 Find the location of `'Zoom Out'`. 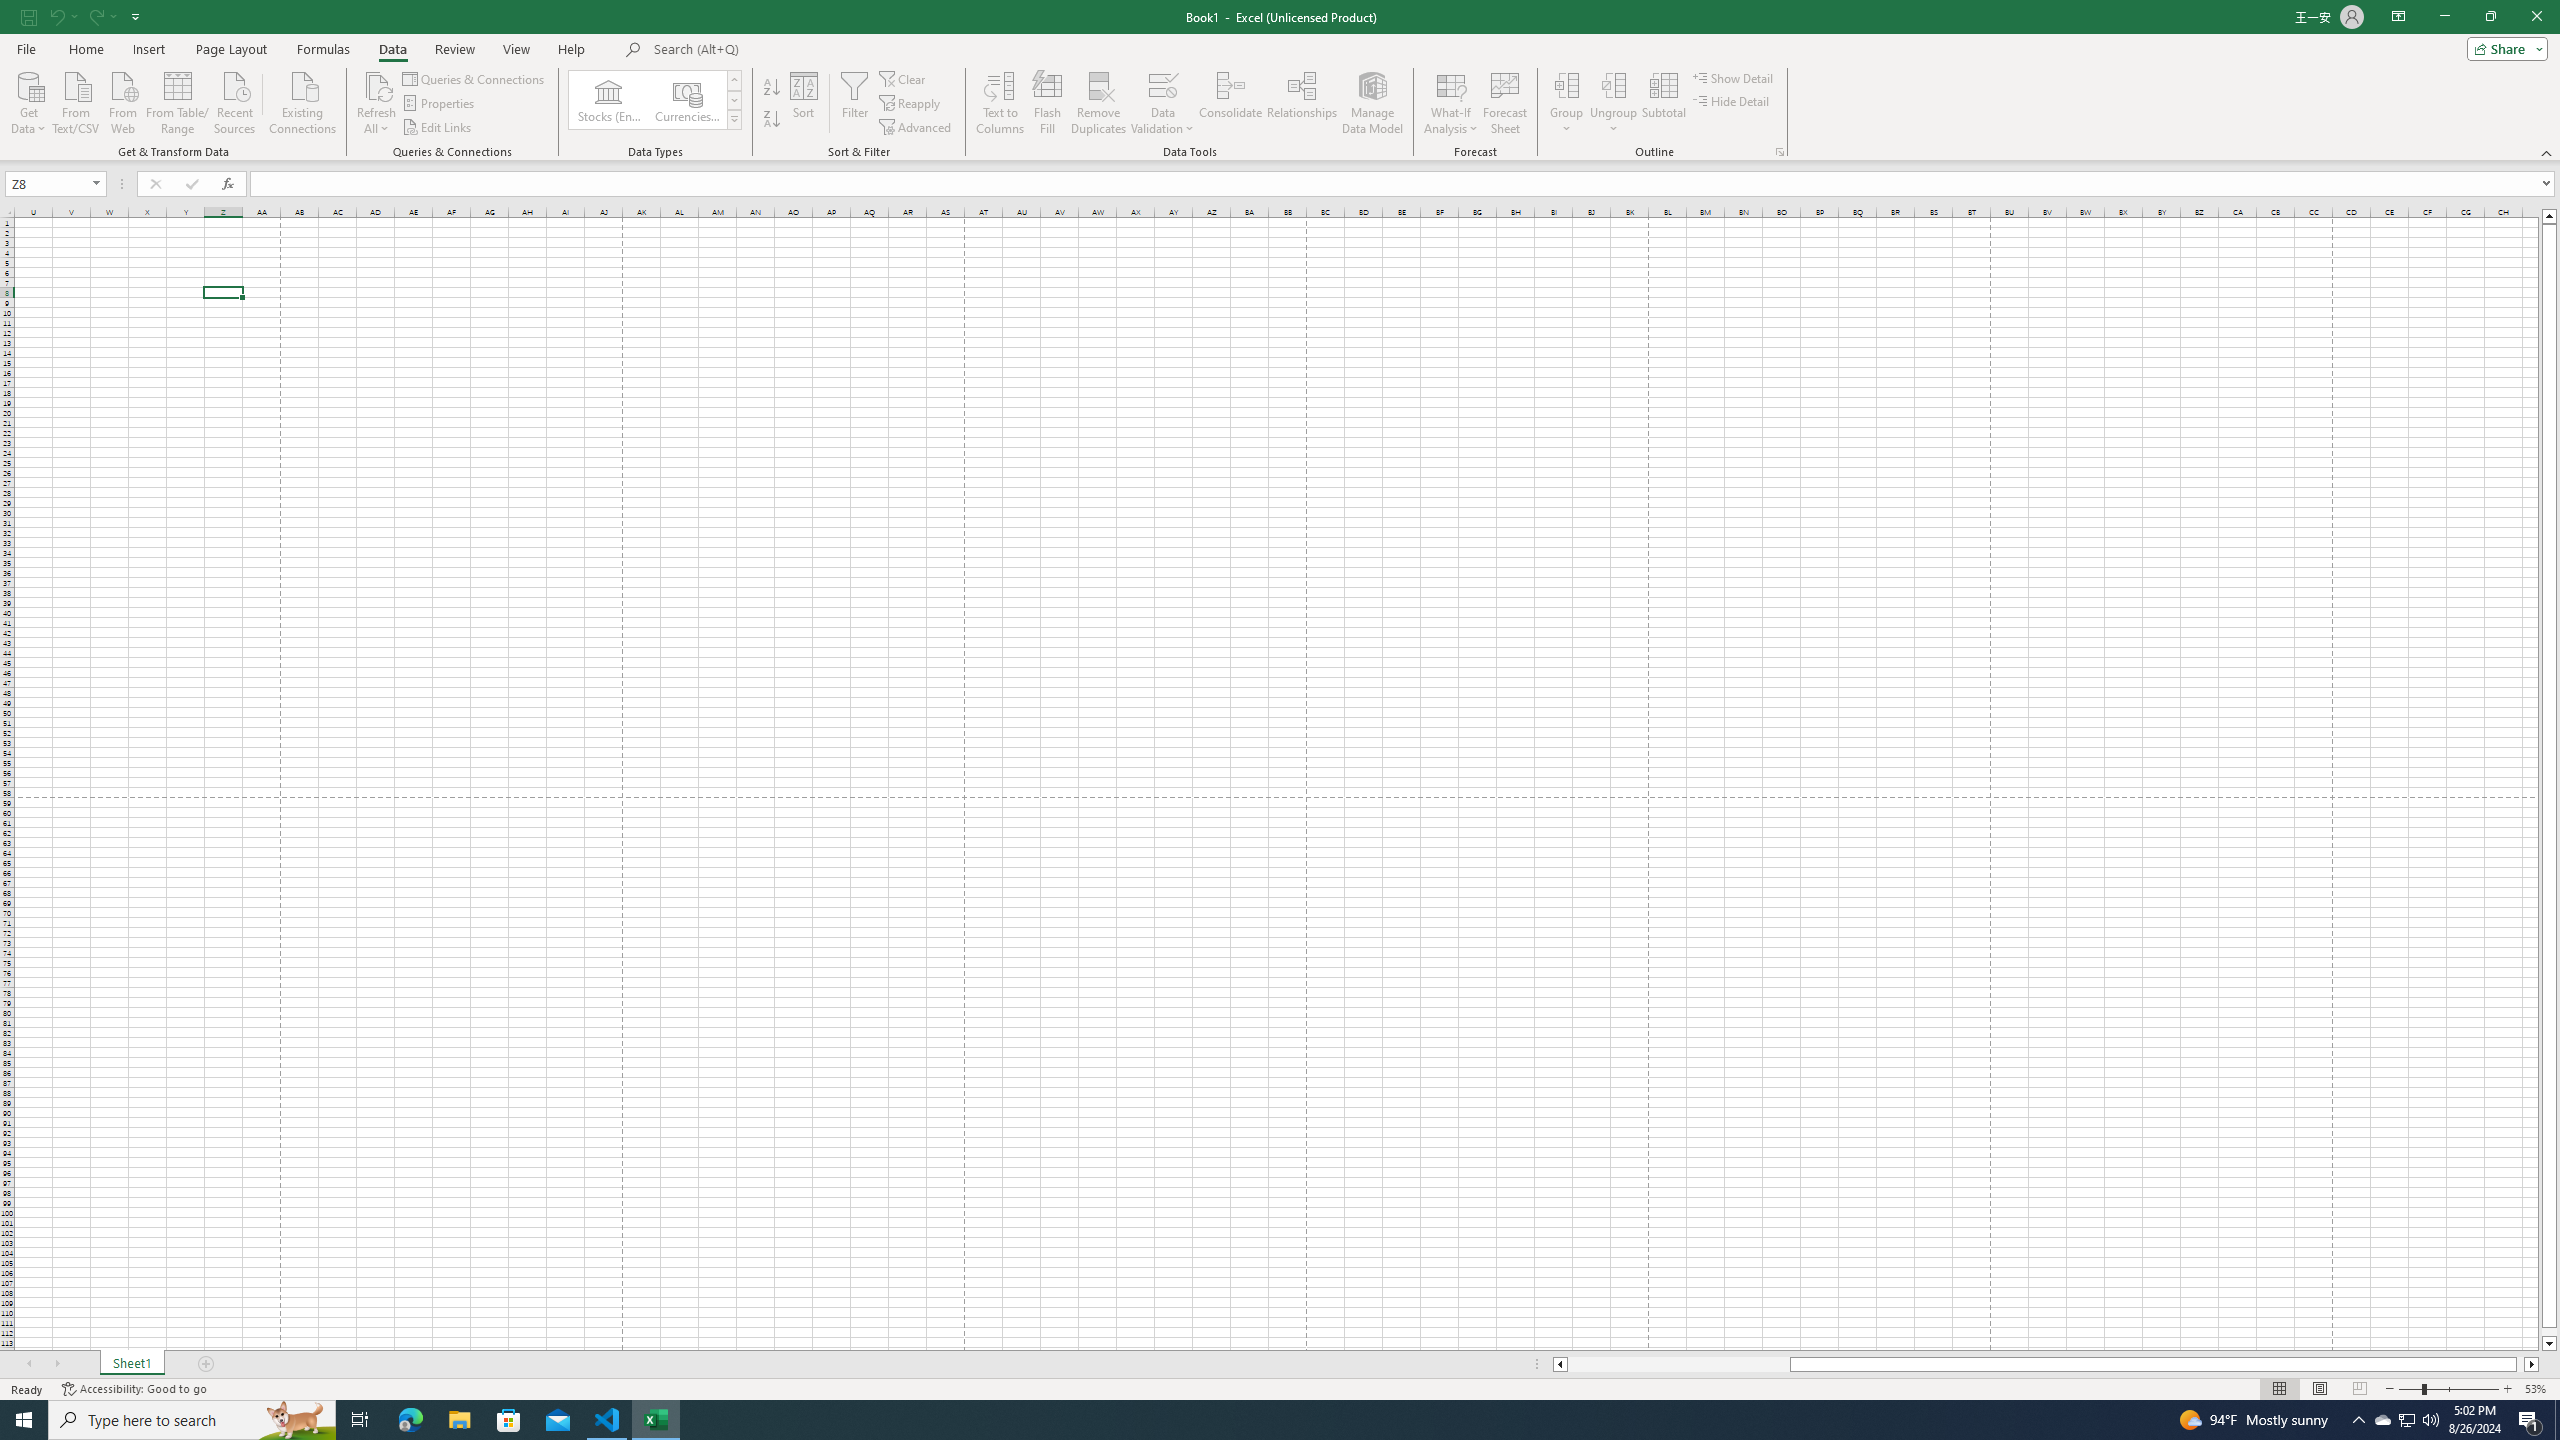

'Zoom Out' is located at coordinates (2409, 1389).